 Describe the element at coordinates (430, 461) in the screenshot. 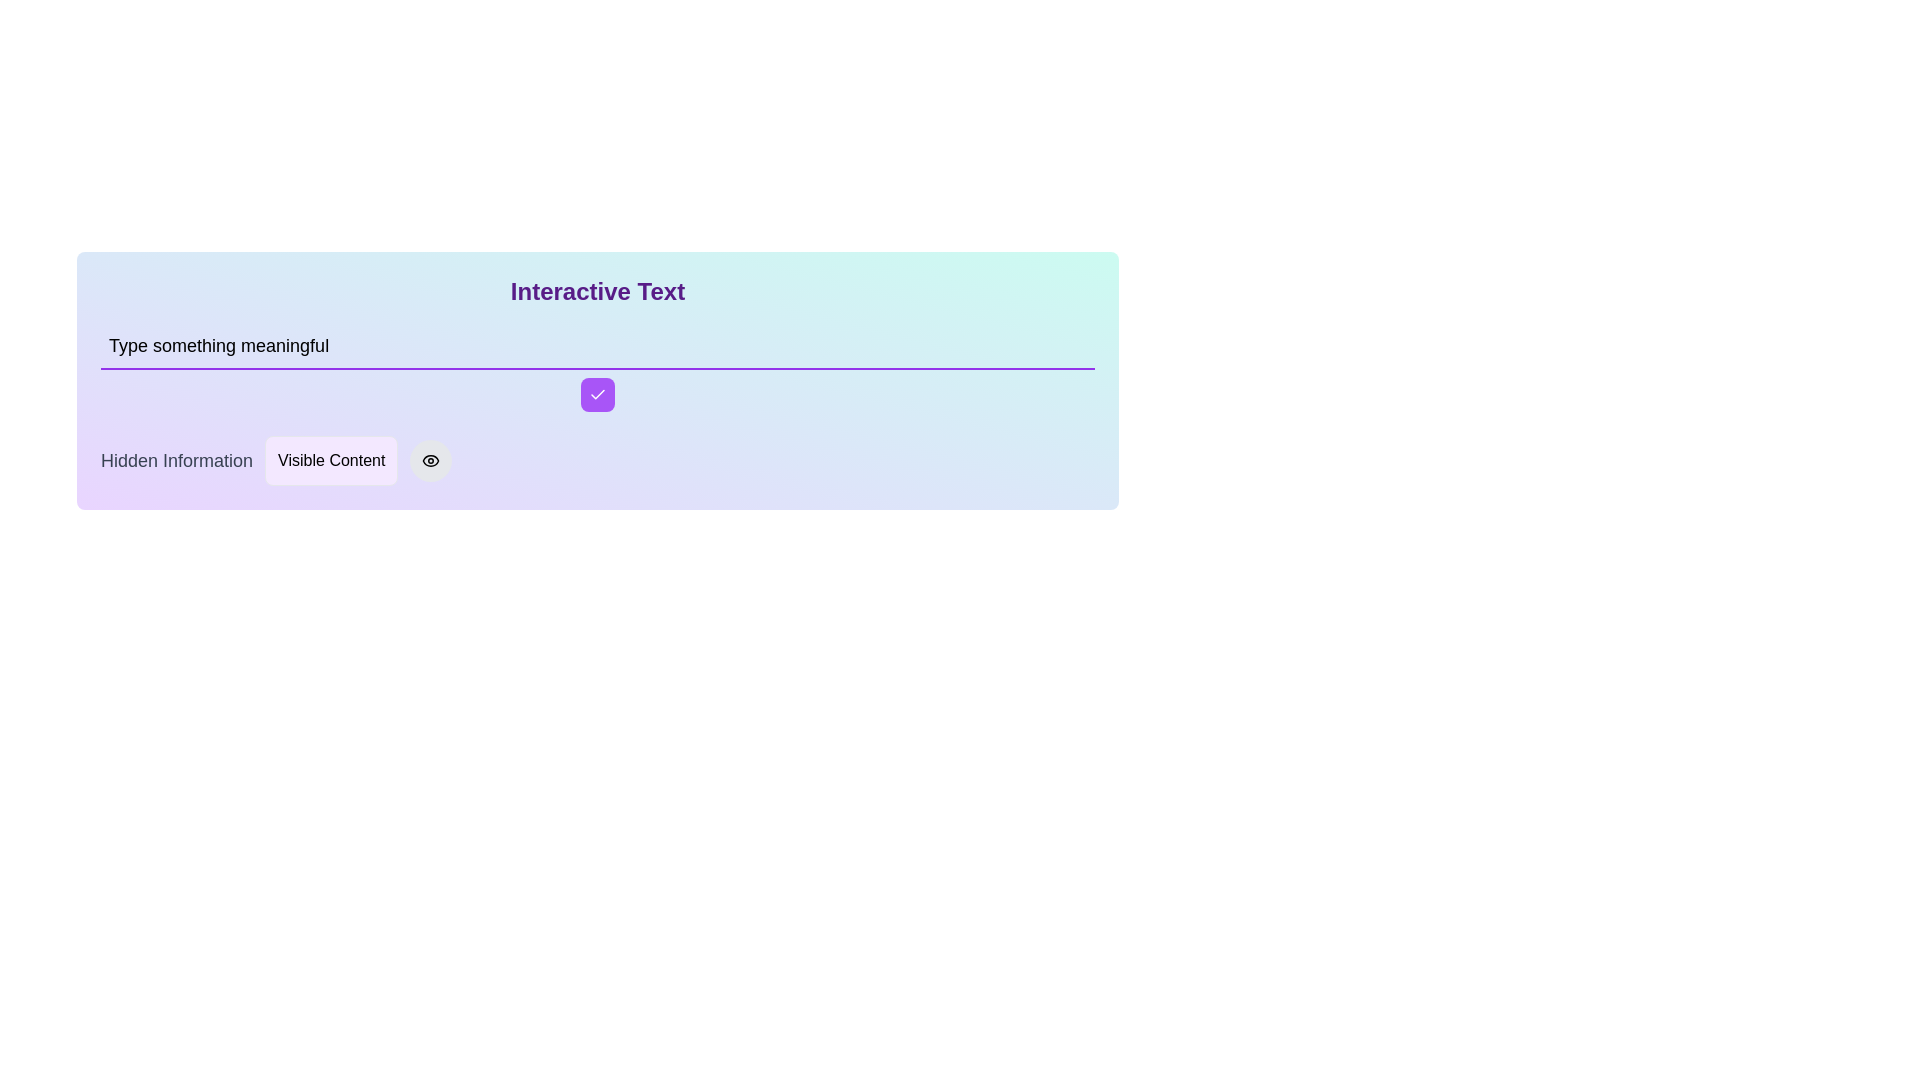

I see `the circular button with a gray background and an eye icon` at that location.